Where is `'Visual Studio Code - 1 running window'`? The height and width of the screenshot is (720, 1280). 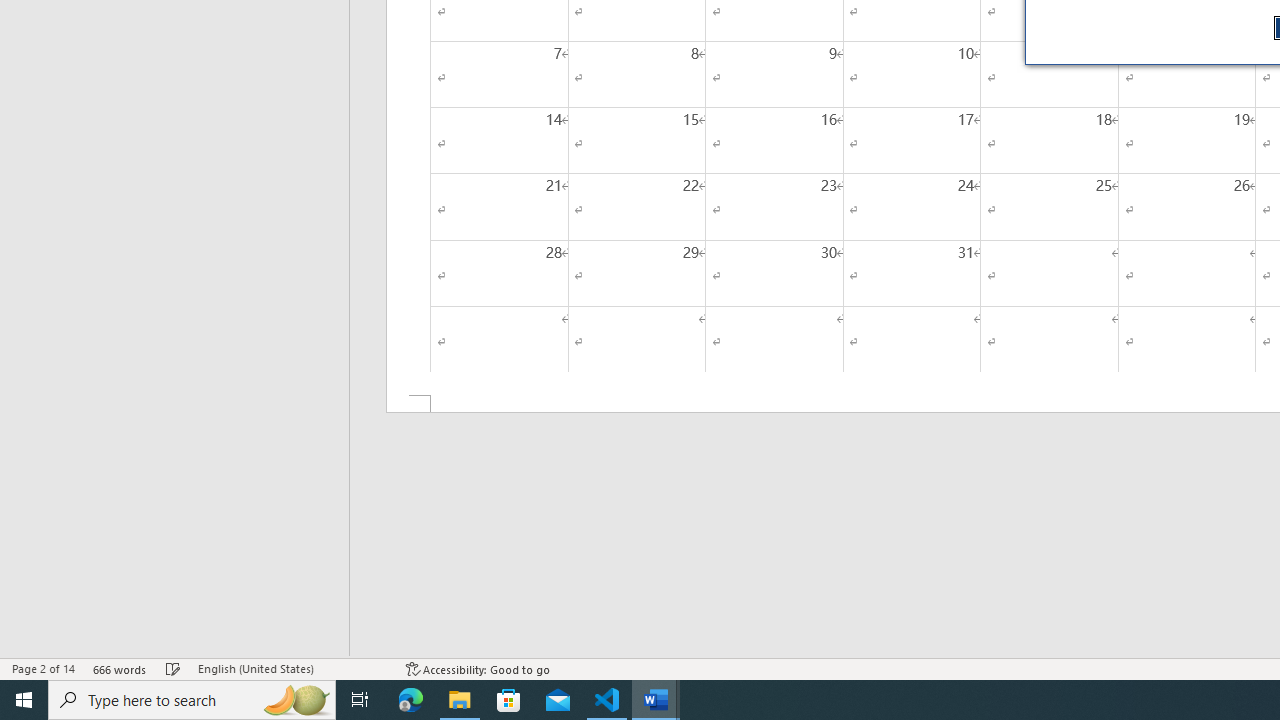 'Visual Studio Code - 1 running window' is located at coordinates (606, 698).